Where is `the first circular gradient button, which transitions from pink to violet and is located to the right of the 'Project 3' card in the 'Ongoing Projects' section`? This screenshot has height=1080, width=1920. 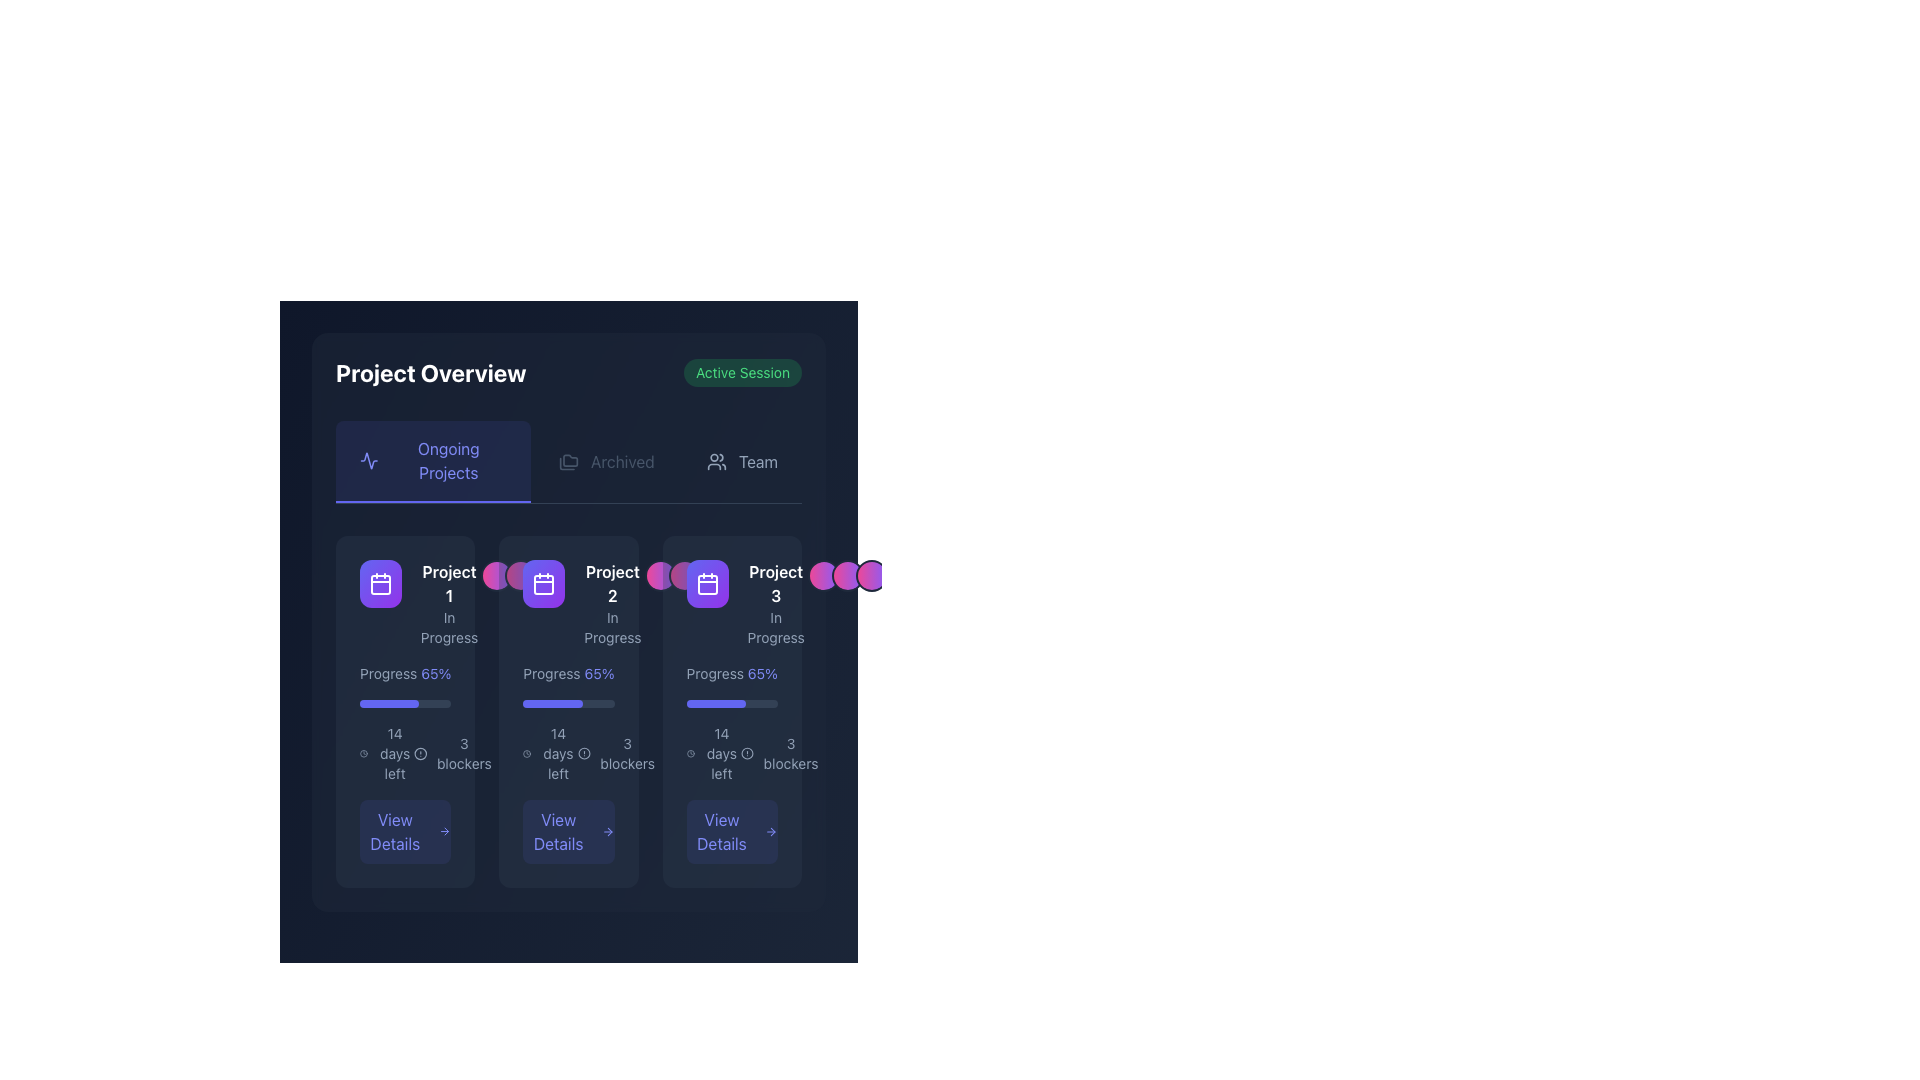
the first circular gradient button, which transitions from pink to violet and is located to the right of the 'Project 3' card in the 'Ongoing Projects' section is located at coordinates (823, 575).